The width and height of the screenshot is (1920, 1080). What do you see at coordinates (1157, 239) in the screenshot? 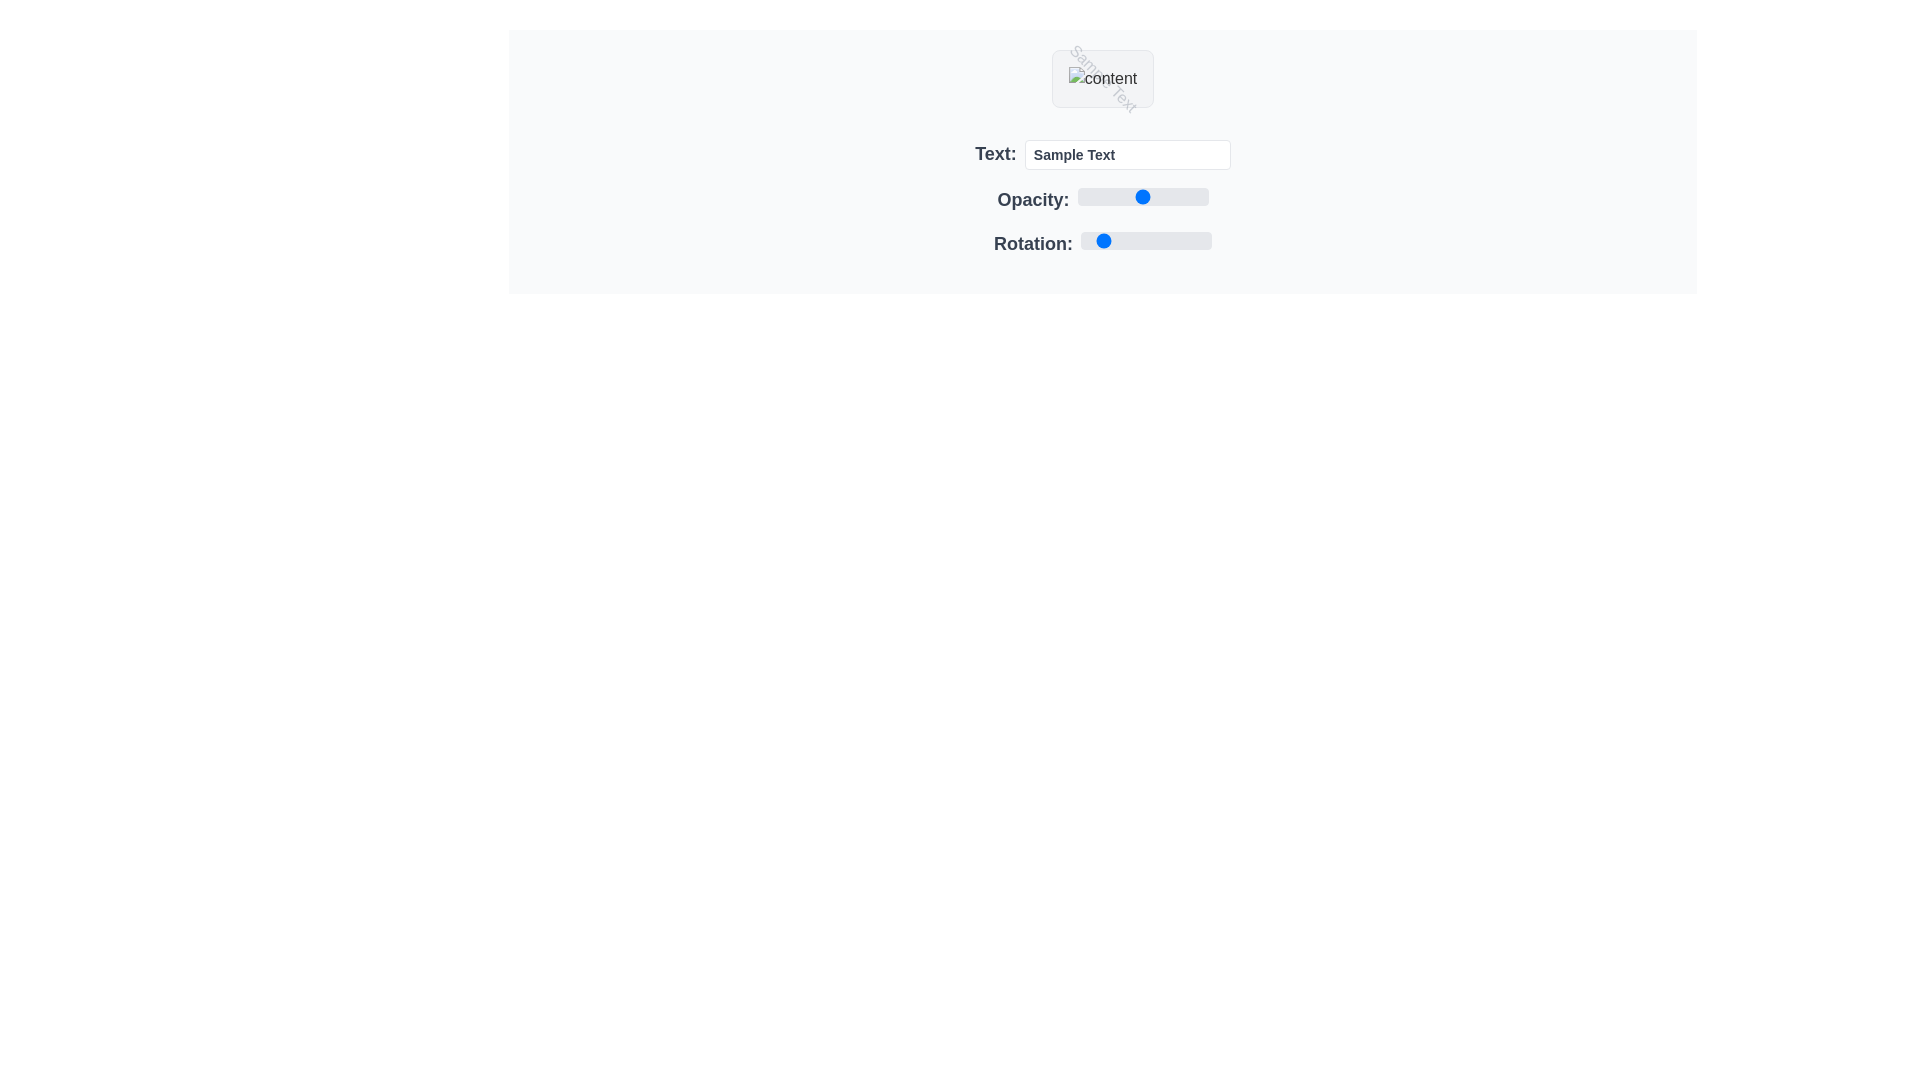
I see `rotation` at bounding box center [1157, 239].